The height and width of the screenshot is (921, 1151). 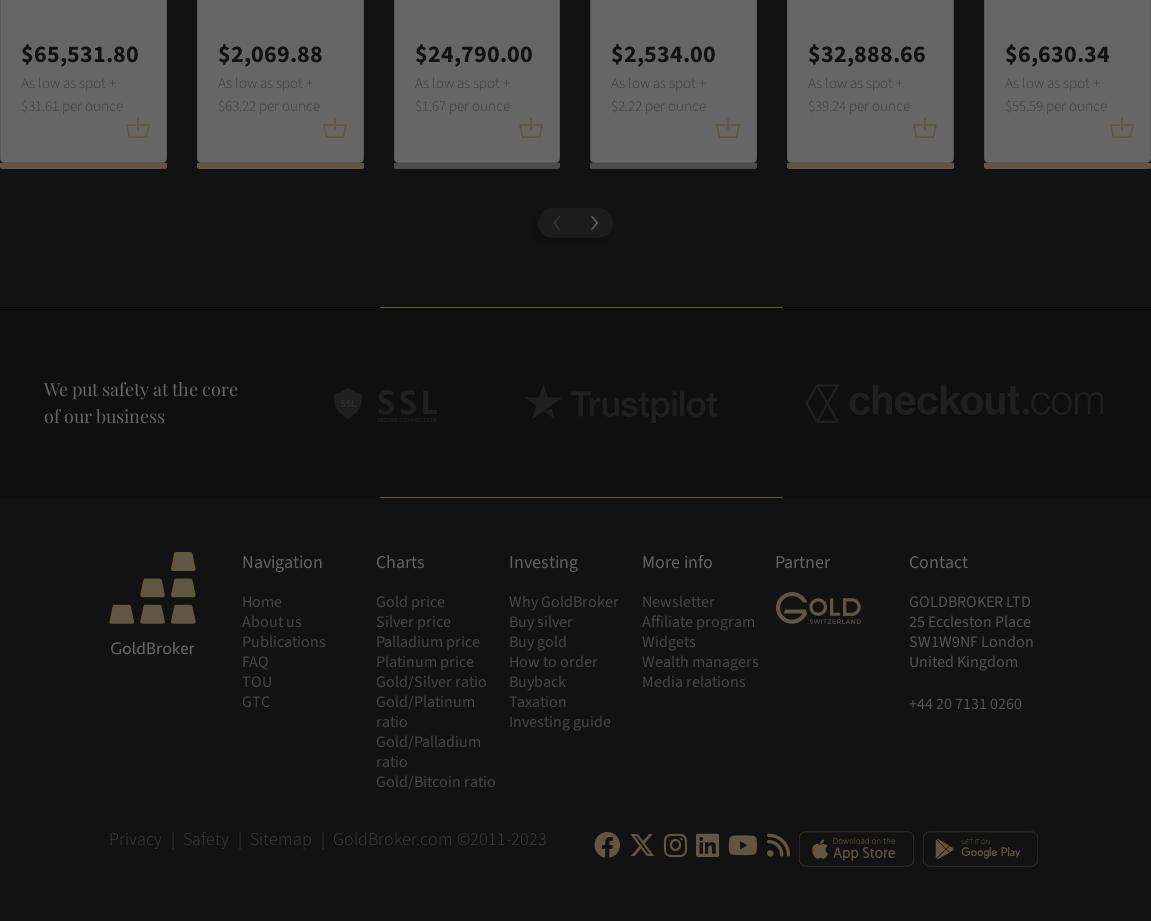 What do you see at coordinates (970, 642) in the screenshot?
I see `'SW1W9NF London'` at bounding box center [970, 642].